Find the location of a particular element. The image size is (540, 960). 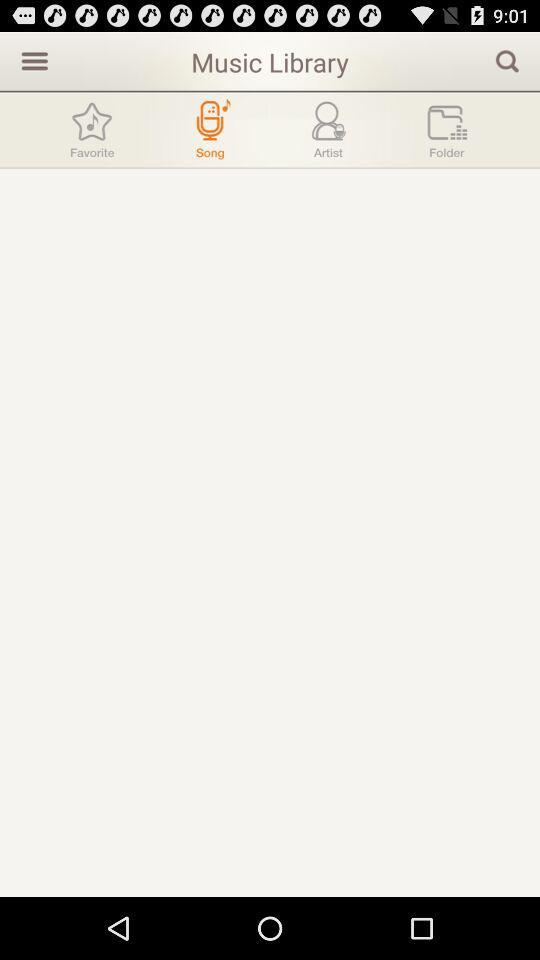

folder is located at coordinates (447, 128).